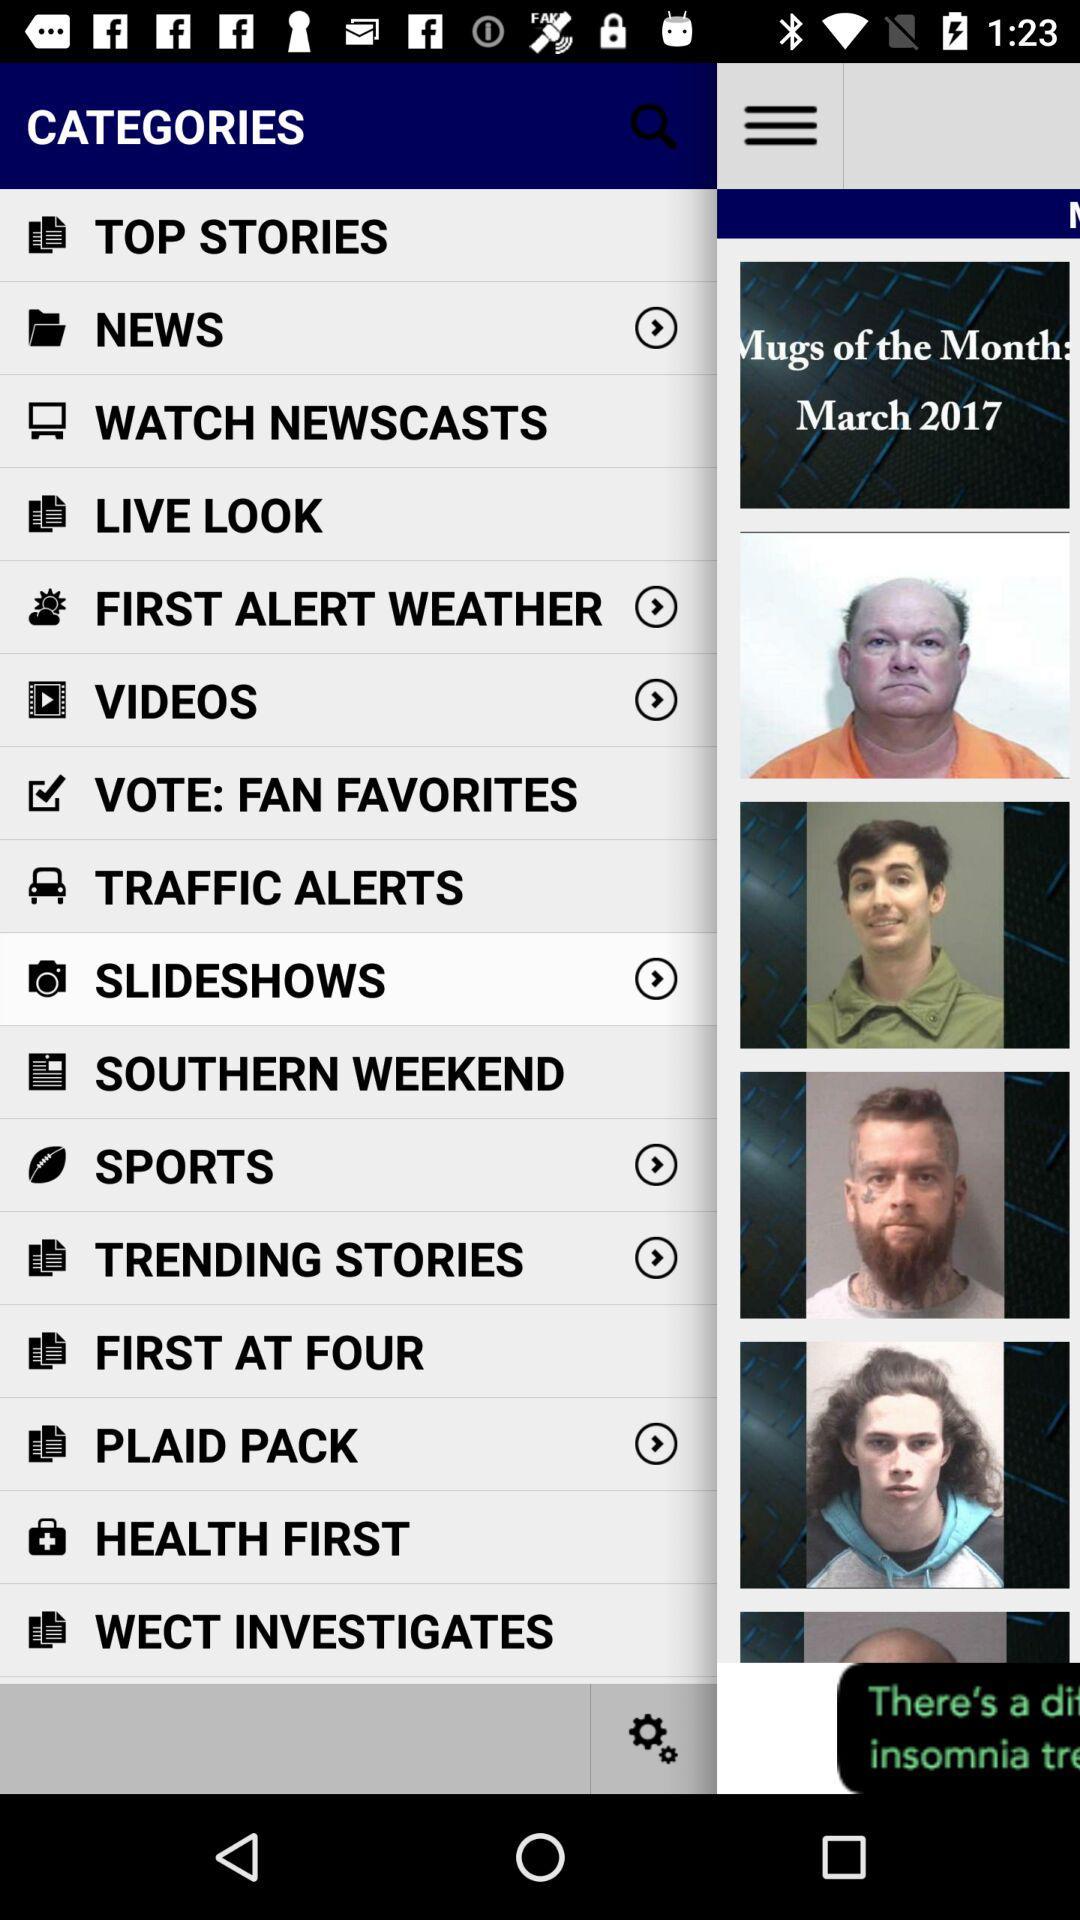 This screenshot has width=1080, height=1920. What do you see at coordinates (654, 124) in the screenshot?
I see `the search icon` at bounding box center [654, 124].